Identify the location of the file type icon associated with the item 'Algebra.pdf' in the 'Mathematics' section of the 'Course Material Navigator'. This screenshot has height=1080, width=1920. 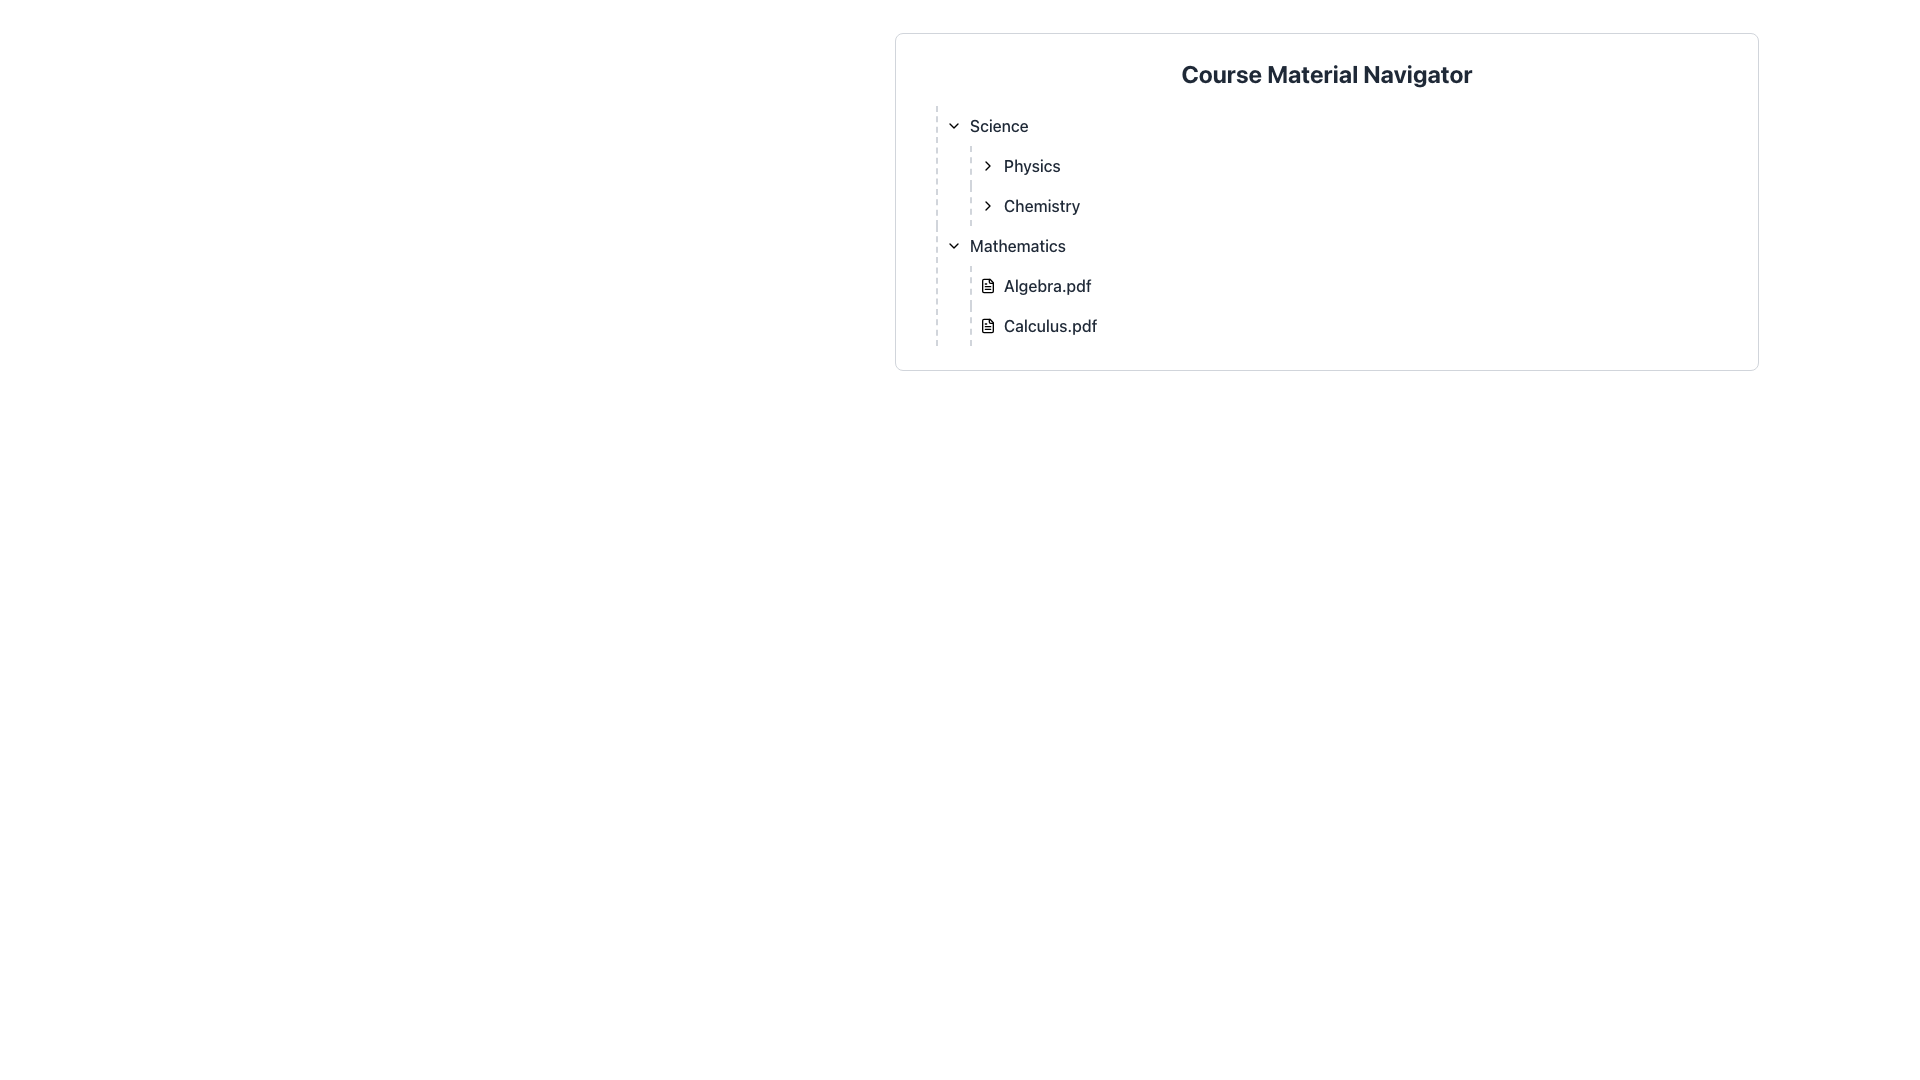
(988, 285).